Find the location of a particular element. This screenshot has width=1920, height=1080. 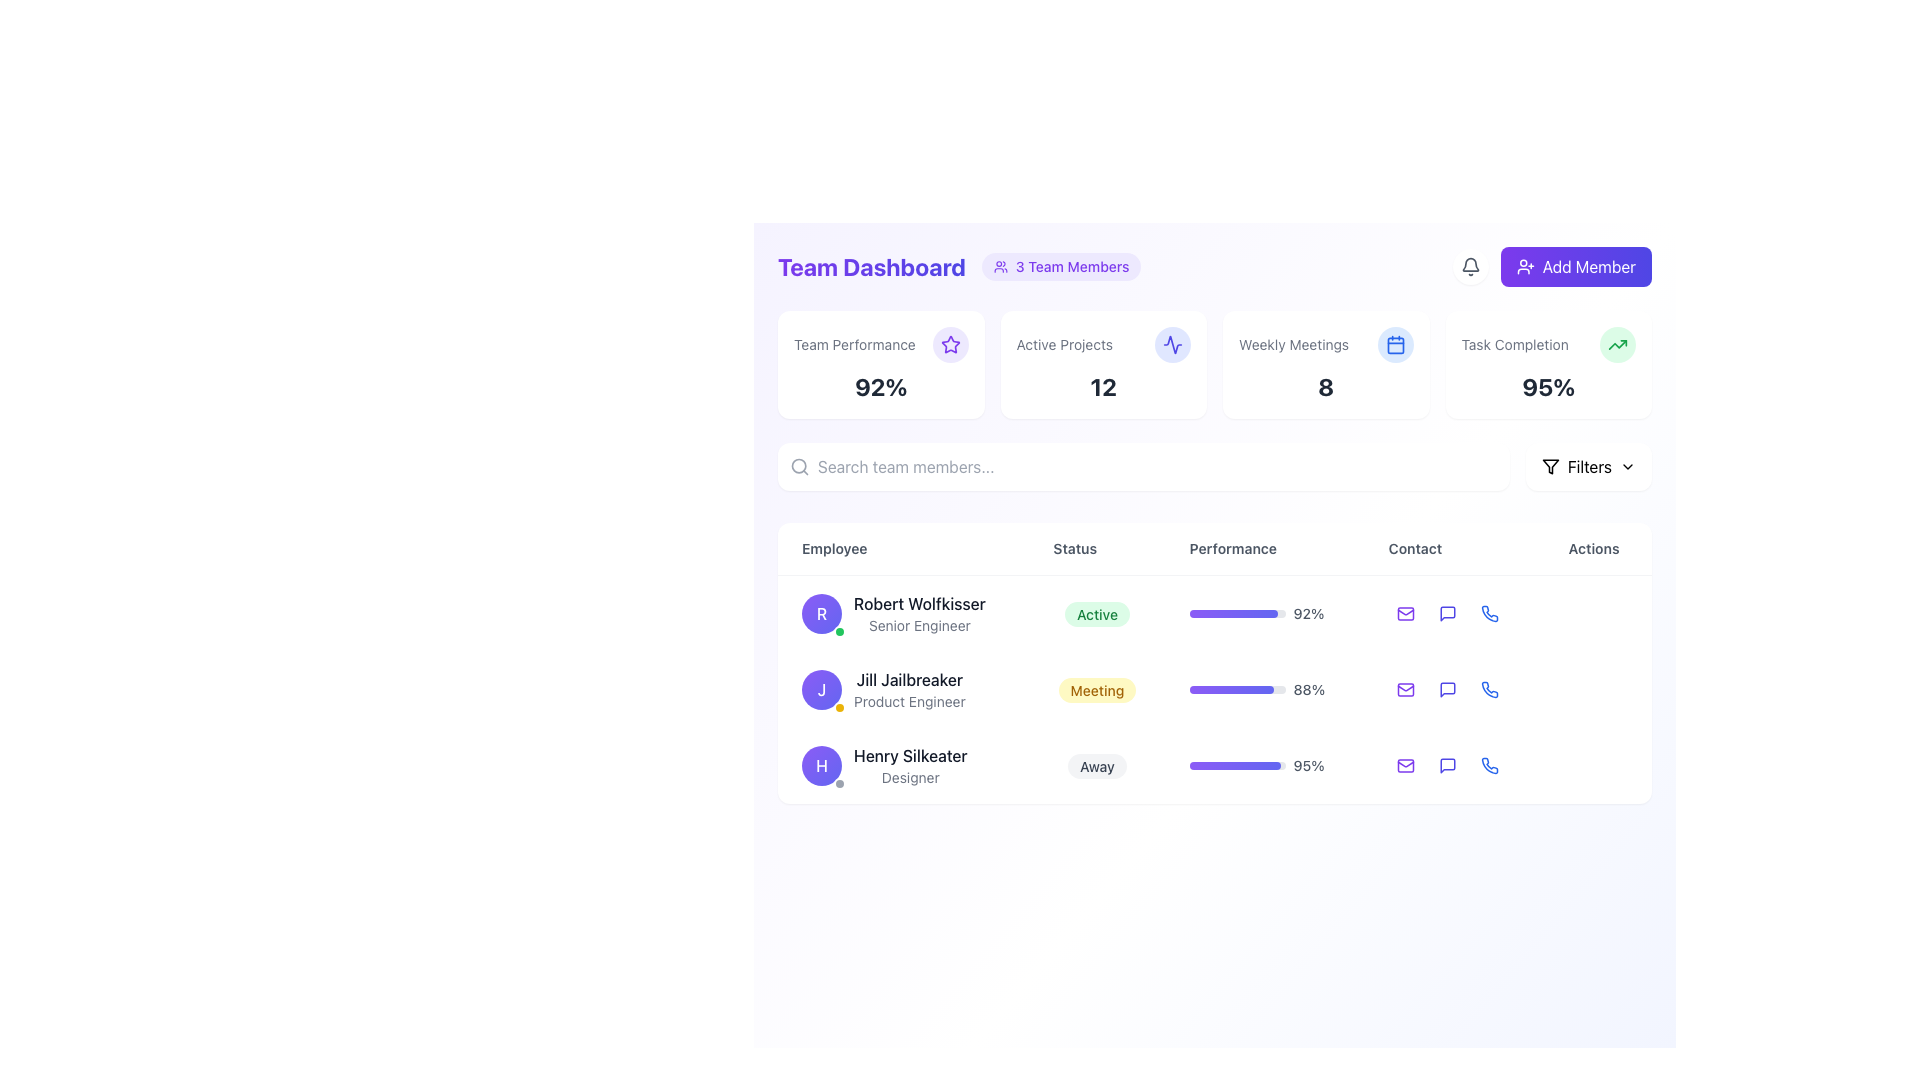

the compact button with a telephone handset icon located in the 'Actions' column of the last row in the table to change its background color is located at coordinates (1489, 765).